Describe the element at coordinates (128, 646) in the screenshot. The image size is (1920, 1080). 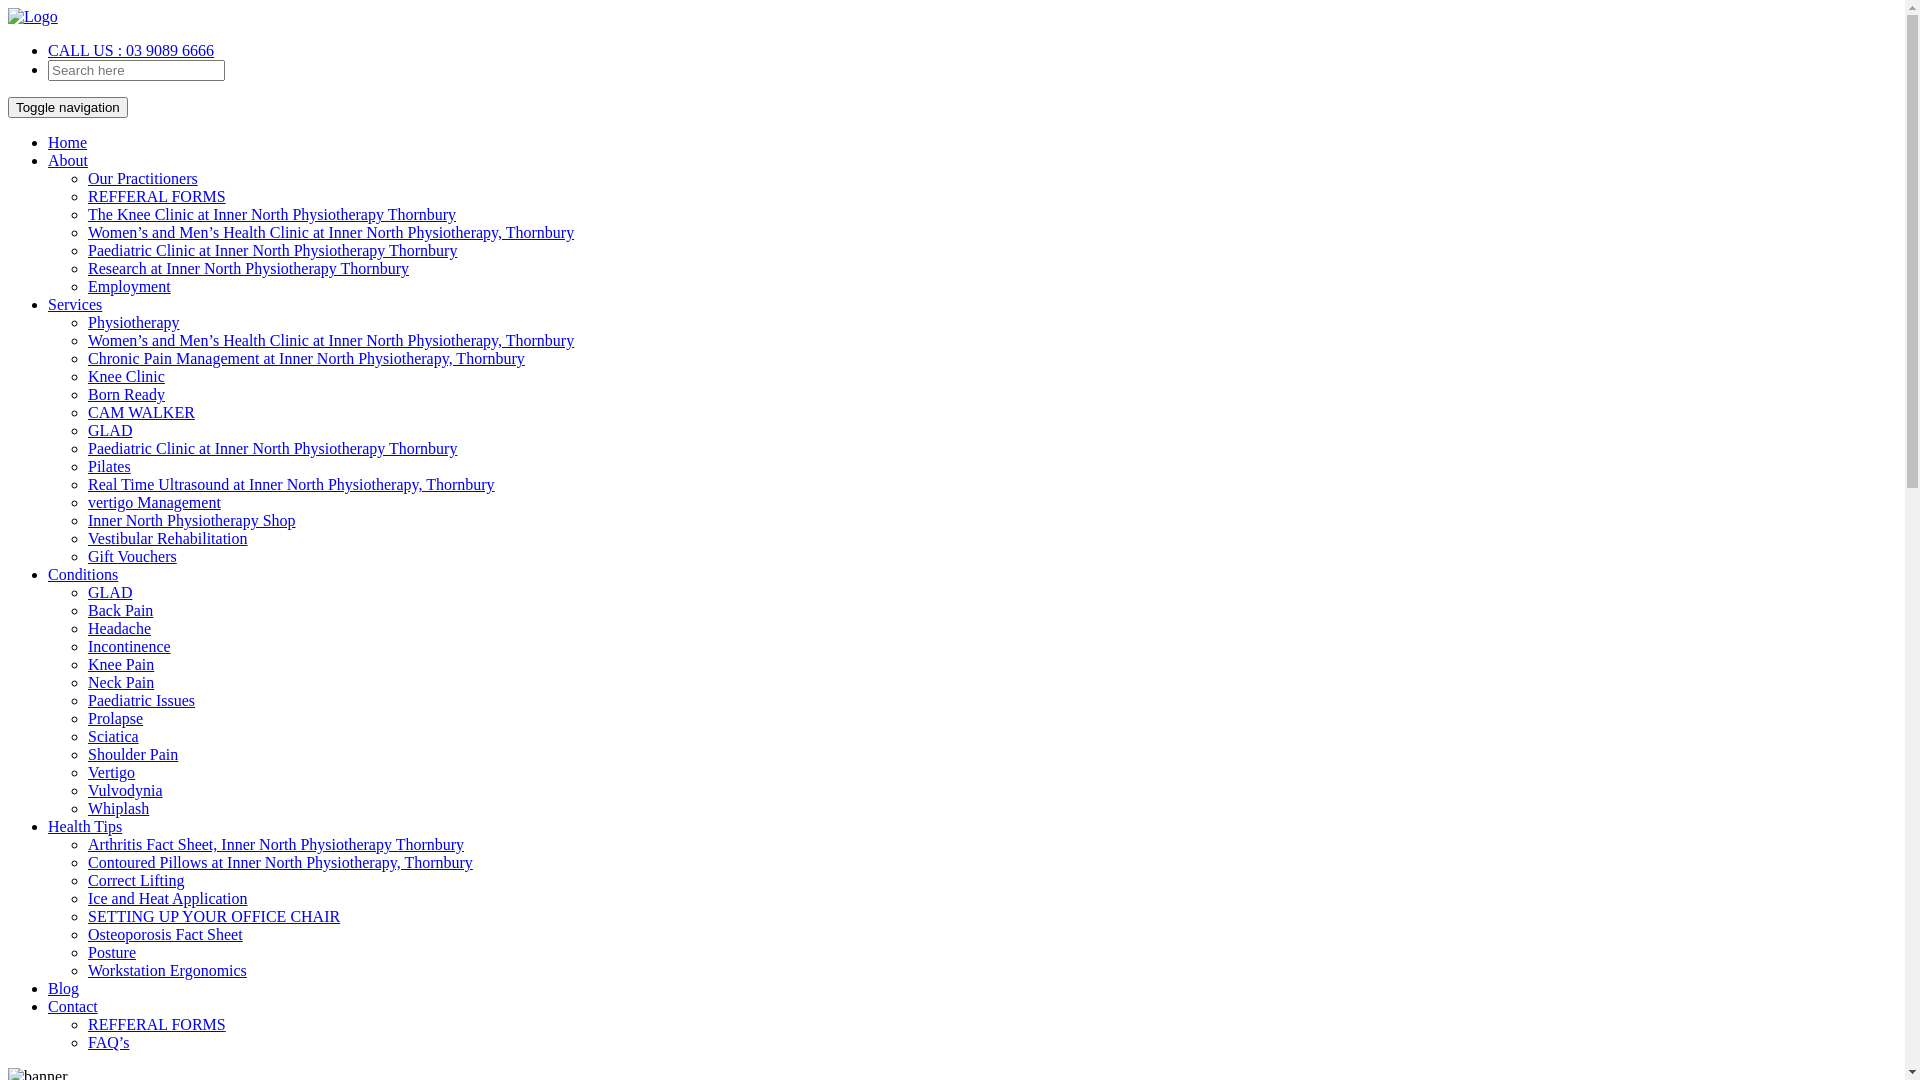
I see `'Incontinence'` at that location.